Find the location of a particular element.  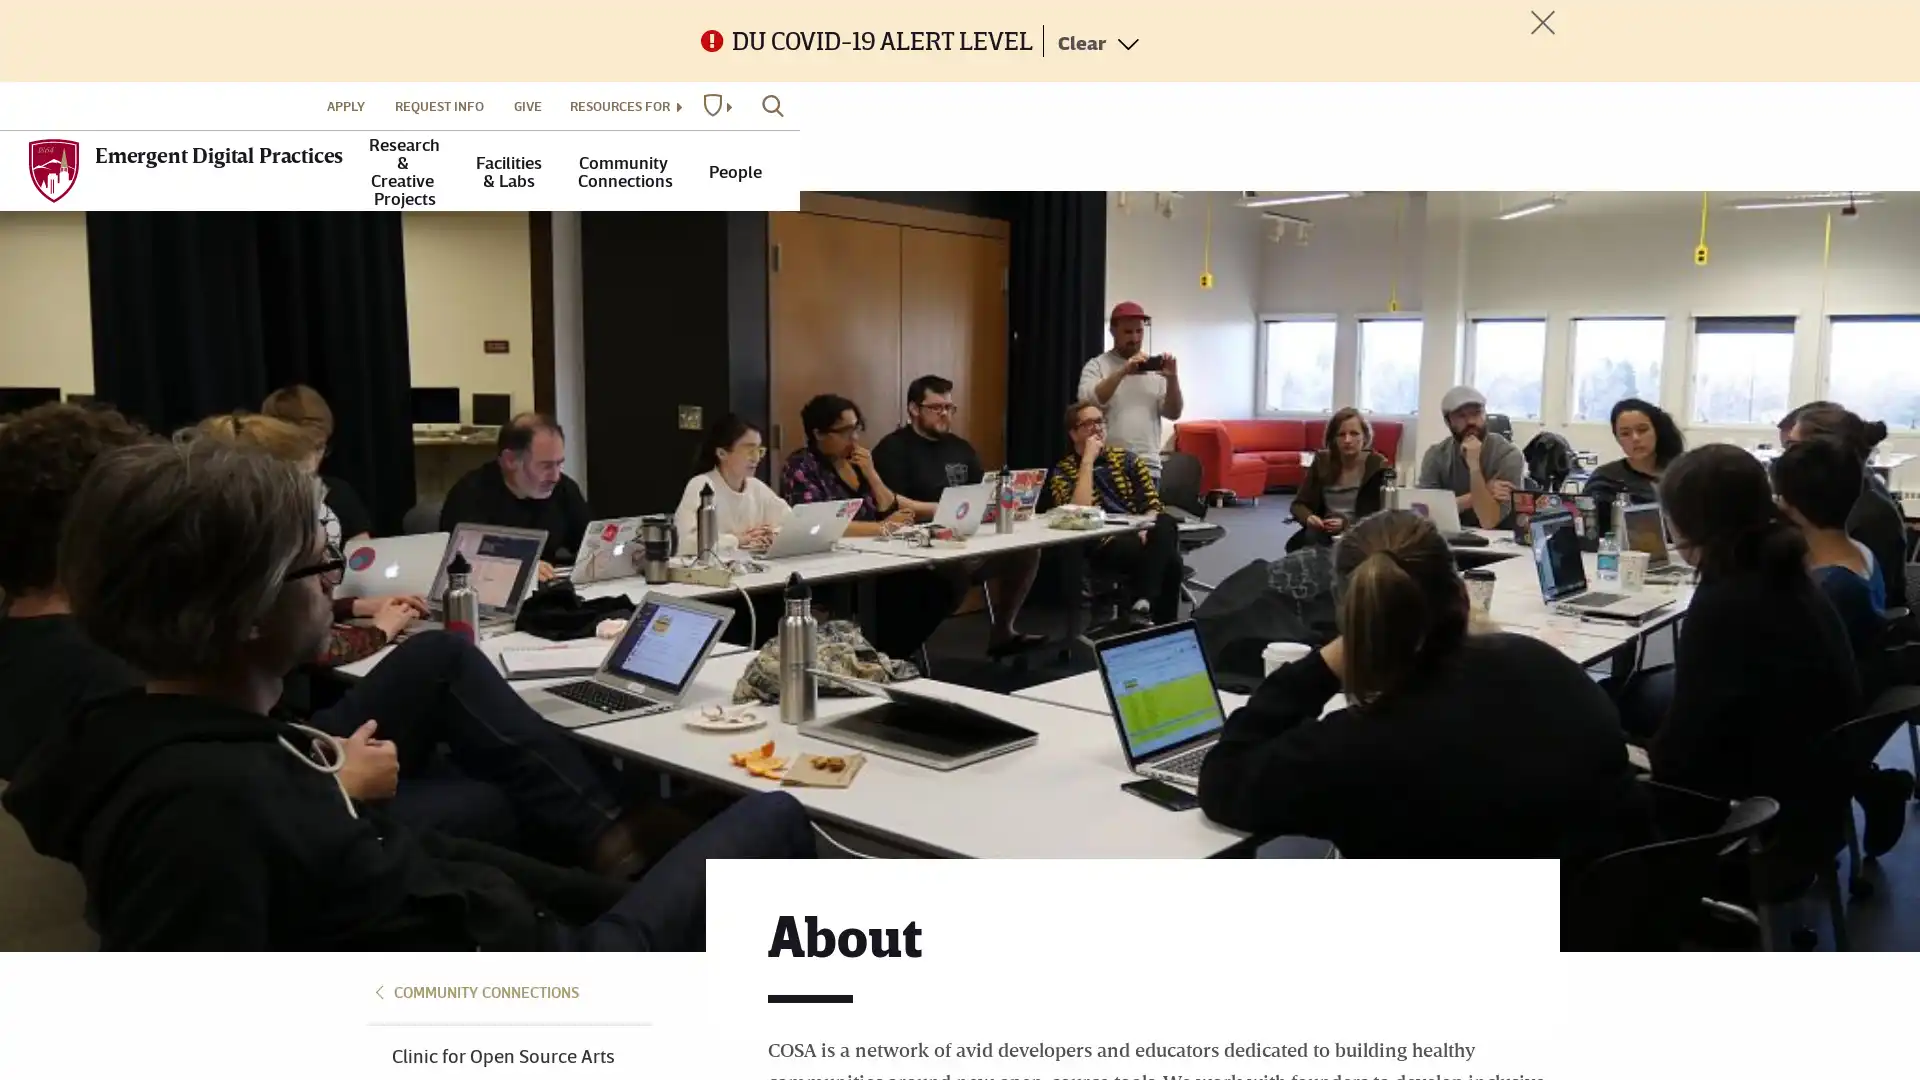

RESOURCES FOR is located at coordinates (1382, 105).